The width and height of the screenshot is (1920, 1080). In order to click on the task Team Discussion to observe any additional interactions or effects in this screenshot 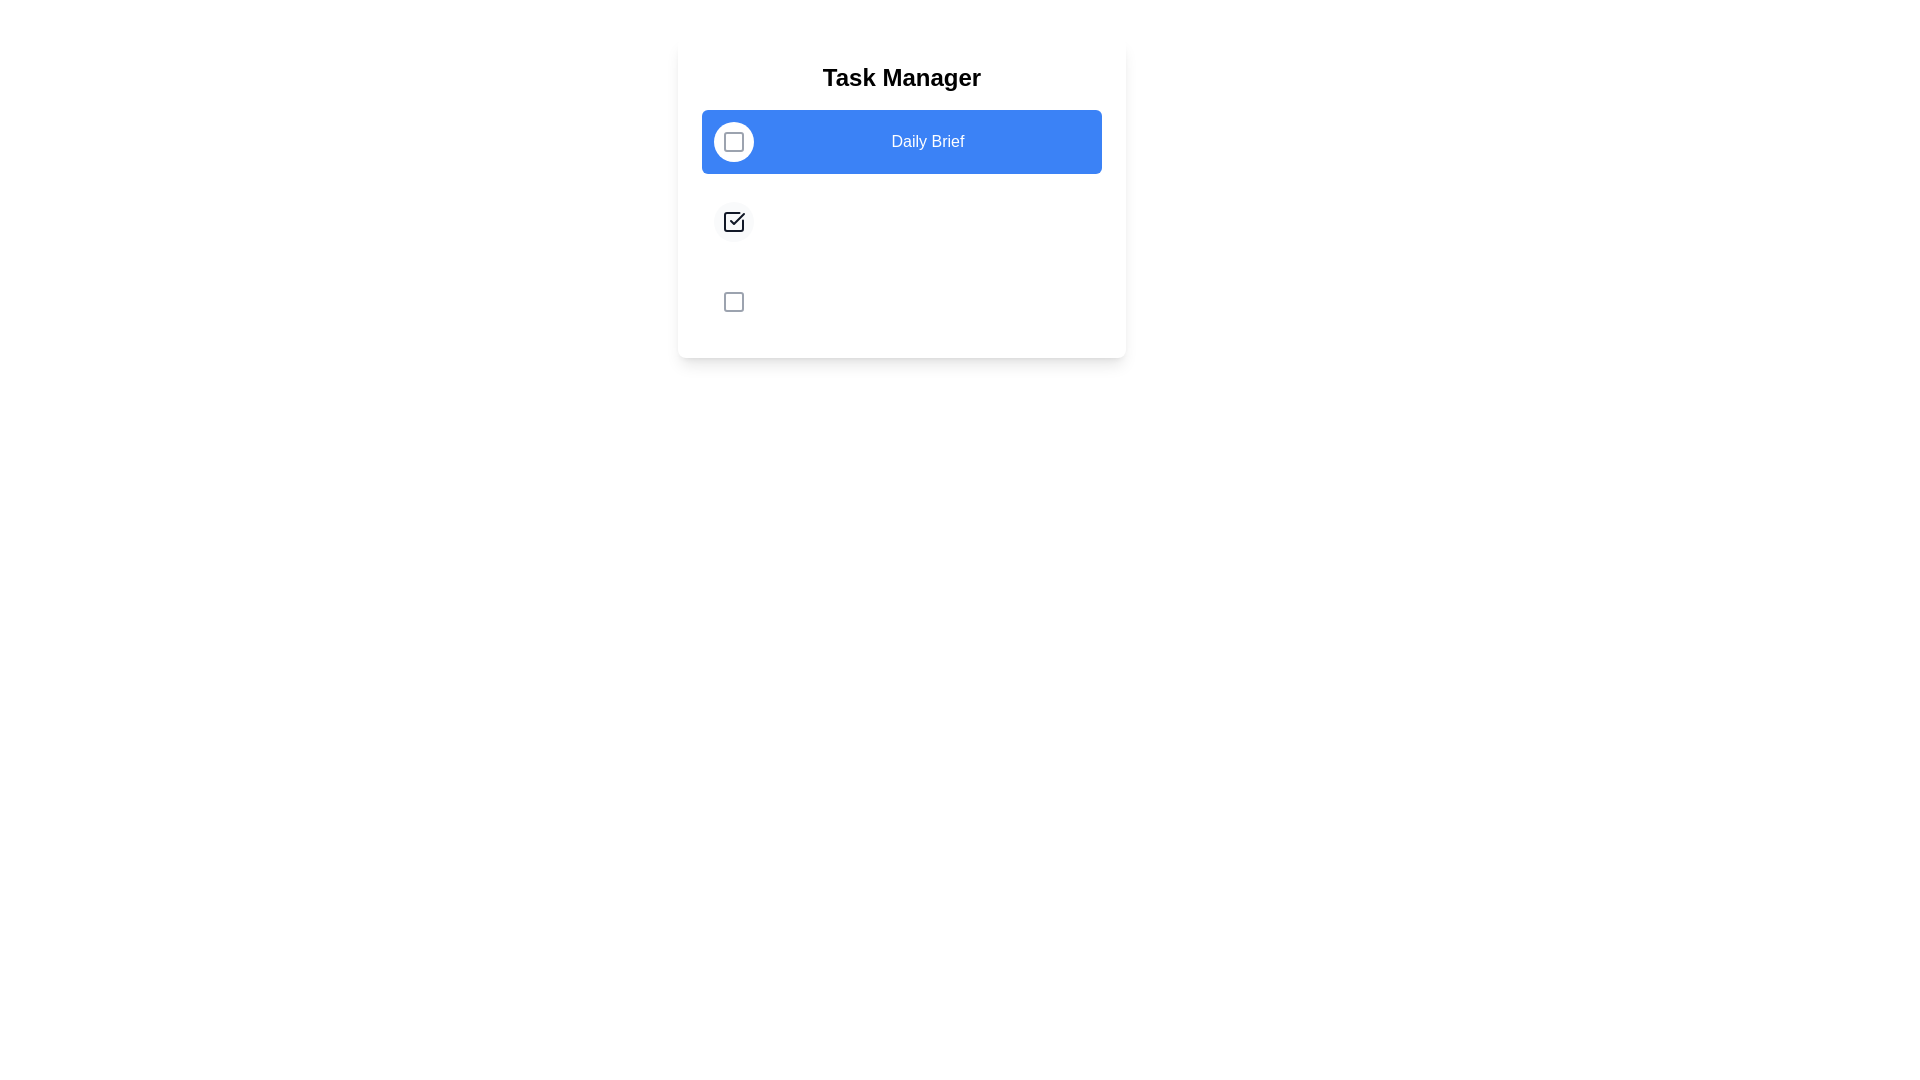, I will do `click(733, 222)`.